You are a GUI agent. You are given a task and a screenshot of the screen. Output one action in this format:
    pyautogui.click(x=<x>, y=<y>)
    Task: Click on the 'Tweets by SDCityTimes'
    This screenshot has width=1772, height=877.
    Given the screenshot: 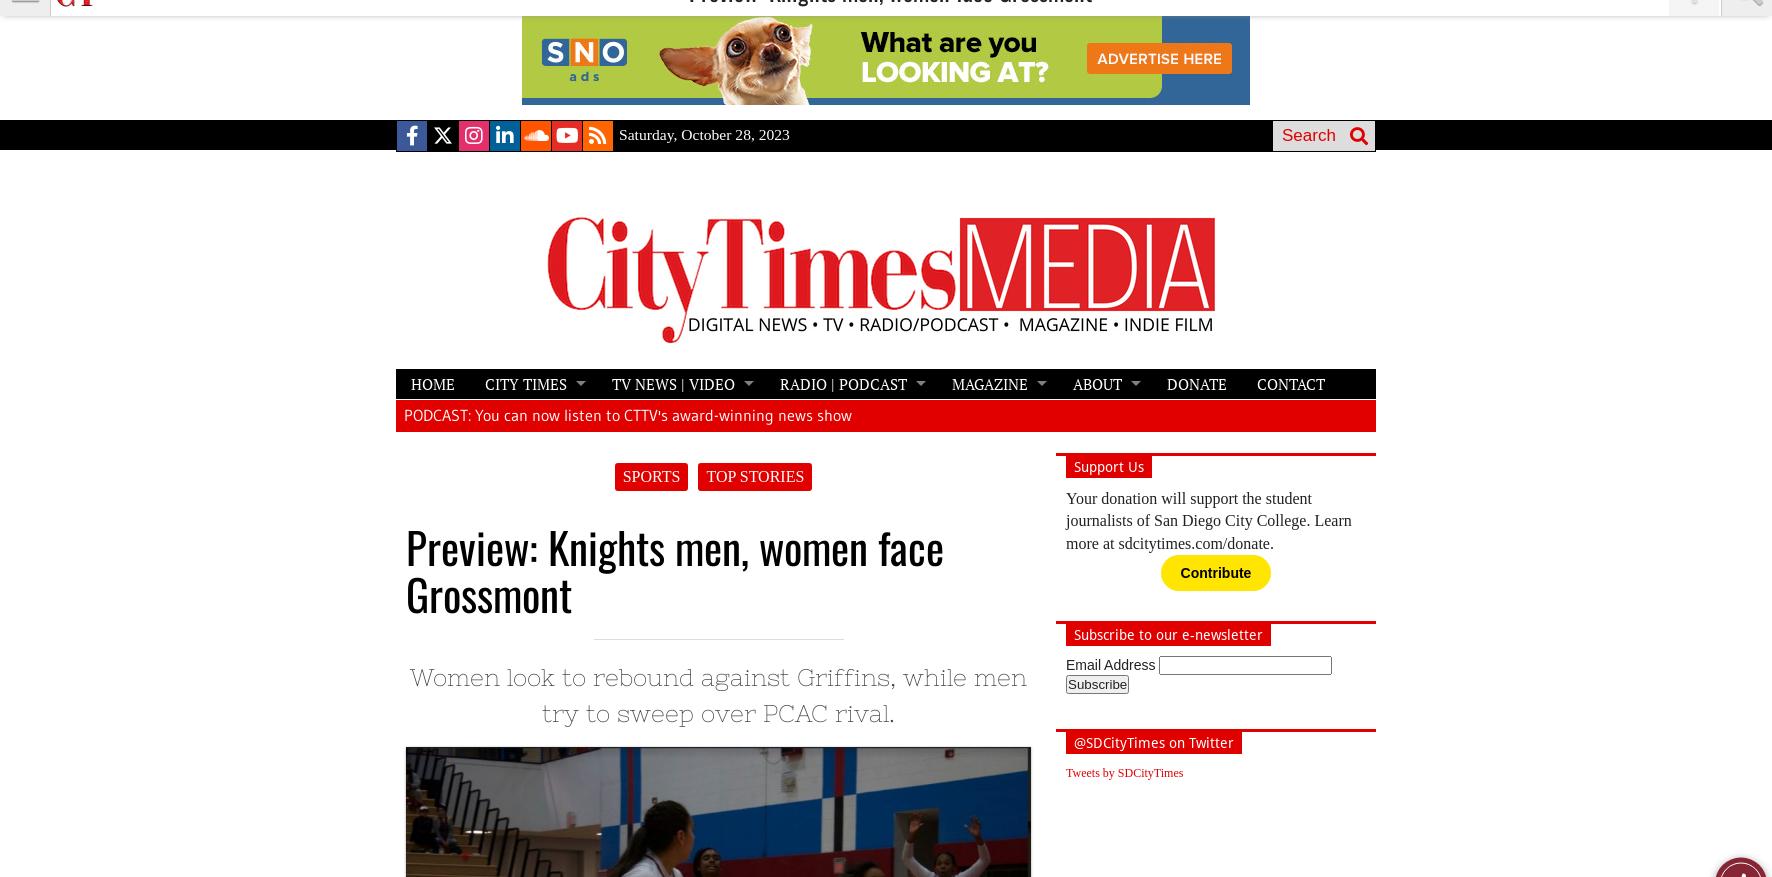 What is the action you would take?
    pyautogui.click(x=1123, y=772)
    